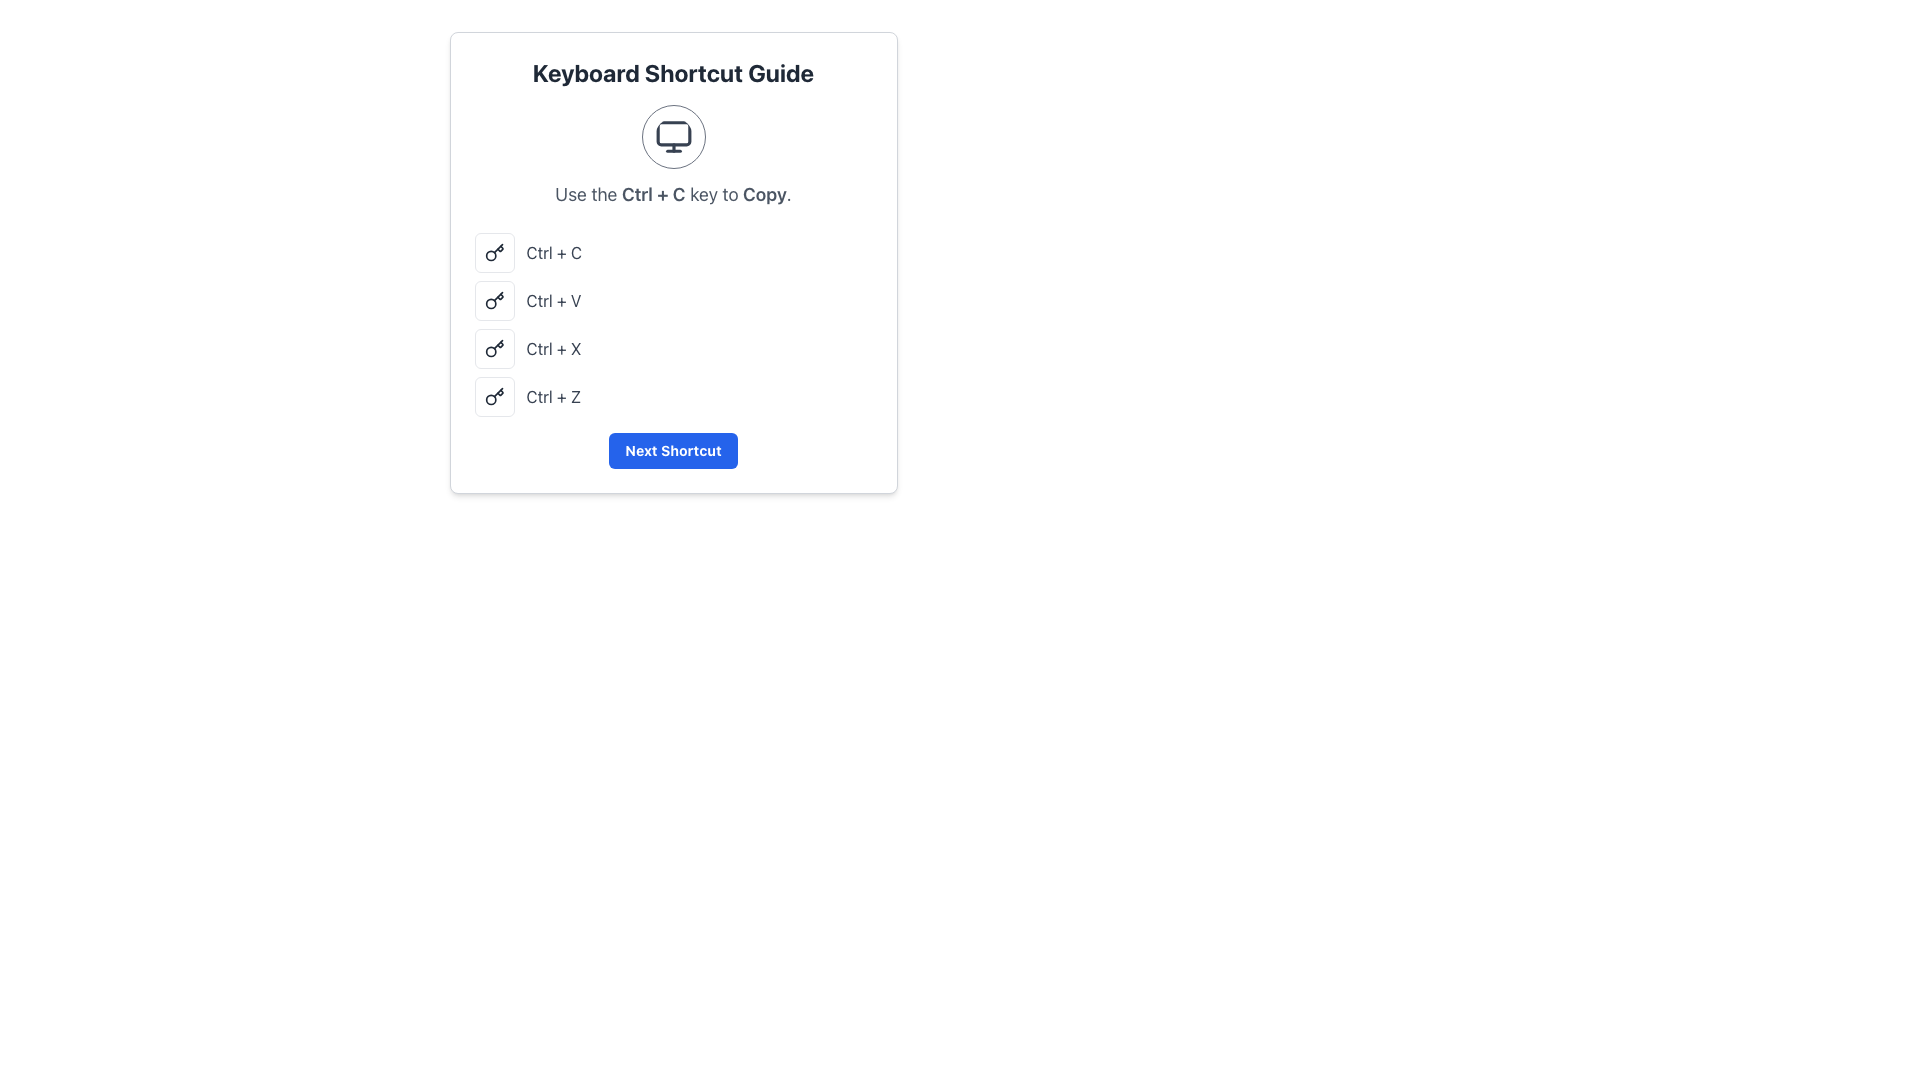 This screenshot has height=1080, width=1920. What do you see at coordinates (494, 397) in the screenshot?
I see `the icon button representing the 'Ctrl + Z' keyboard shortcut, located to the left of the text 'Ctrl + Z'` at bounding box center [494, 397].